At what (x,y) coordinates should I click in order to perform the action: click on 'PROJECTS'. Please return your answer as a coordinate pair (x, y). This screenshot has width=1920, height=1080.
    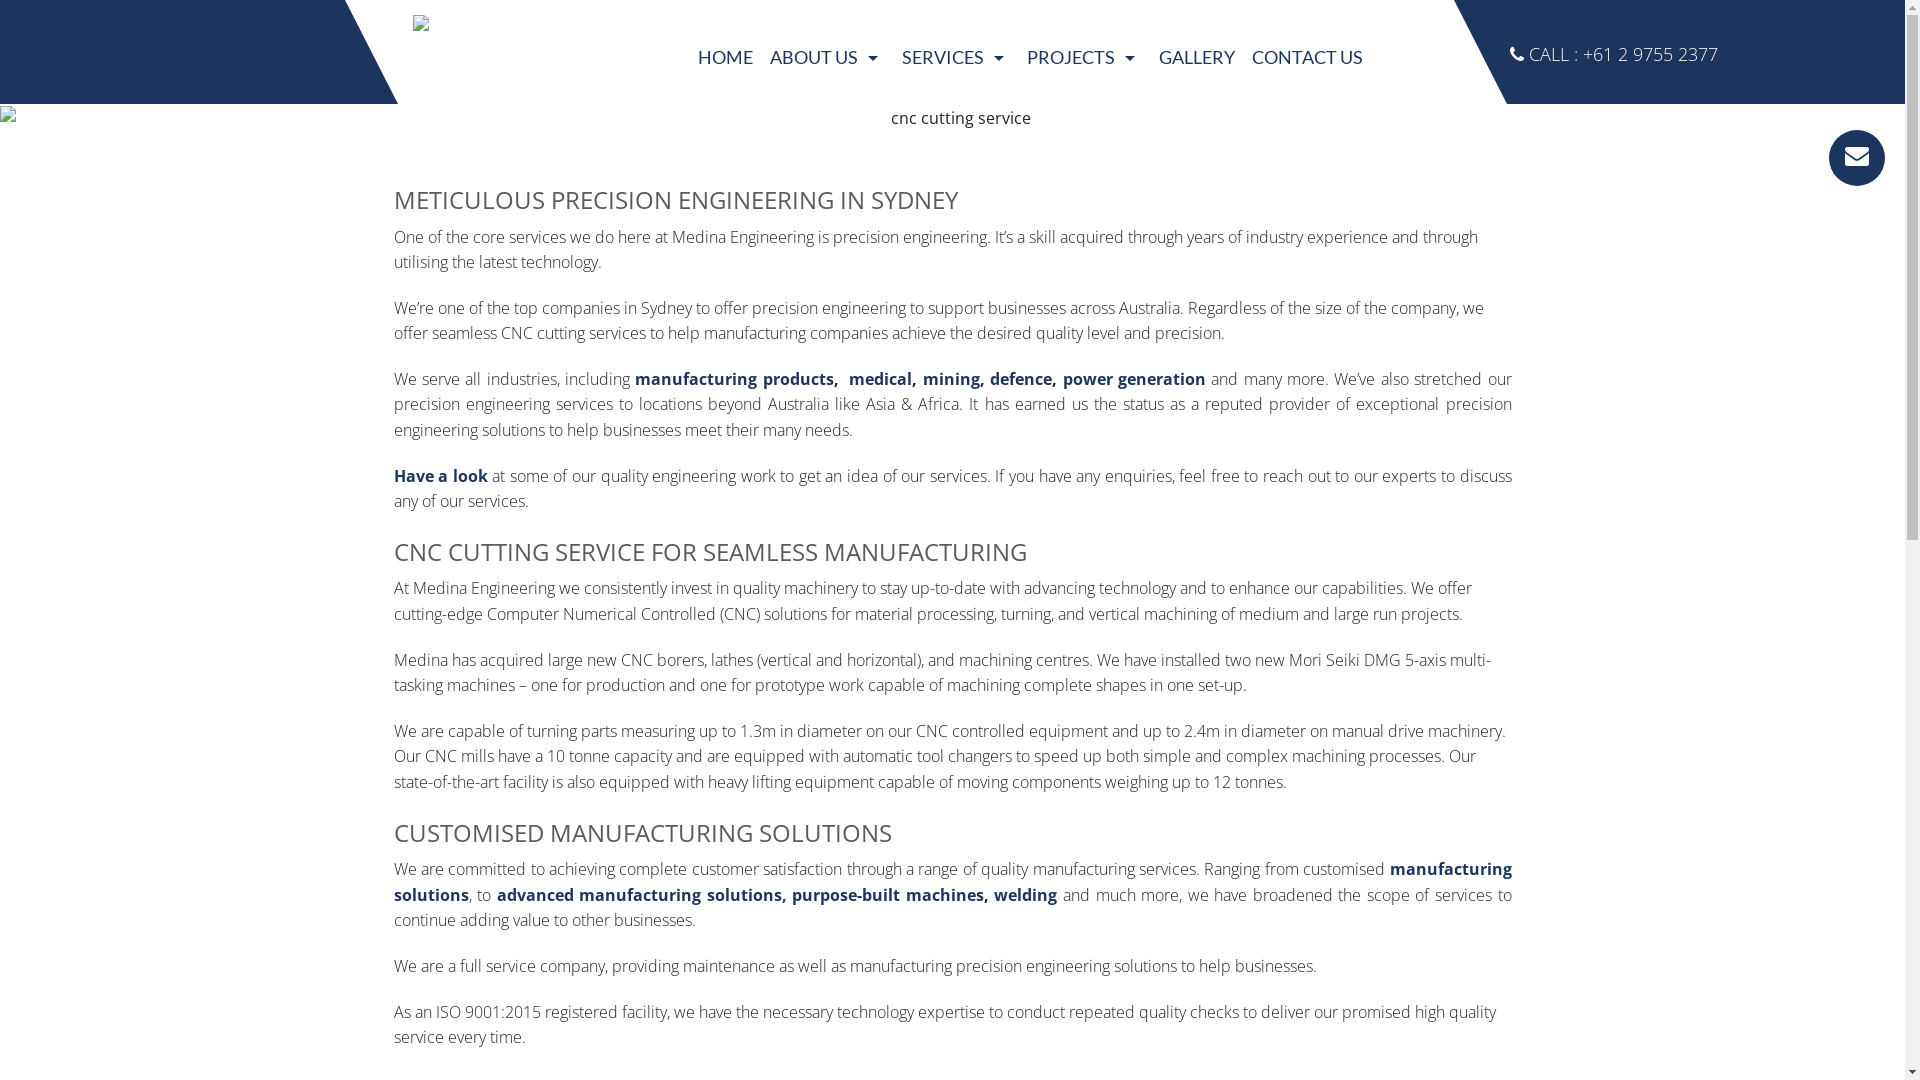
    Looking at the image, I should click on (1083, 56).